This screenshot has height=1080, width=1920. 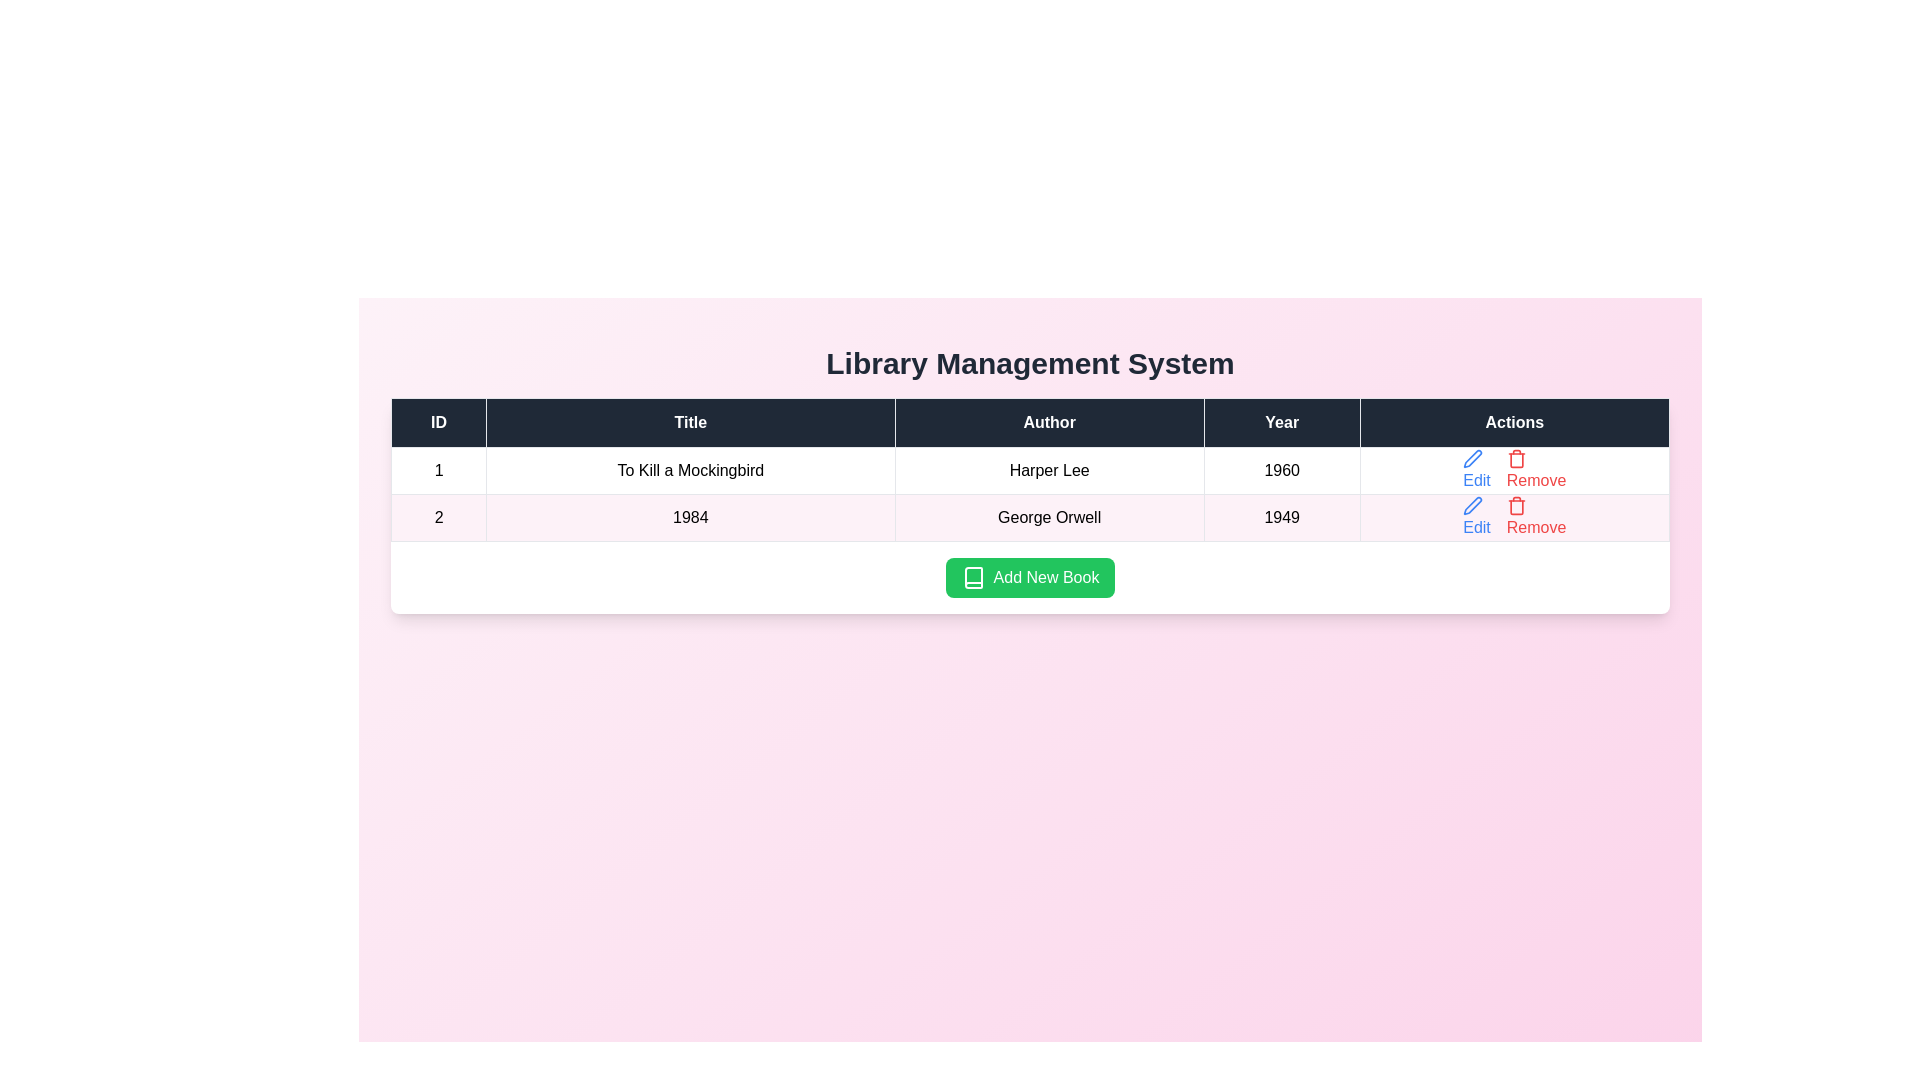 What do you see at coordinates (1048, 422) in the screenshot?
I see `the 'Author' table header cell with a dark blue background to sort the column` at bounding box center [1048, 422].